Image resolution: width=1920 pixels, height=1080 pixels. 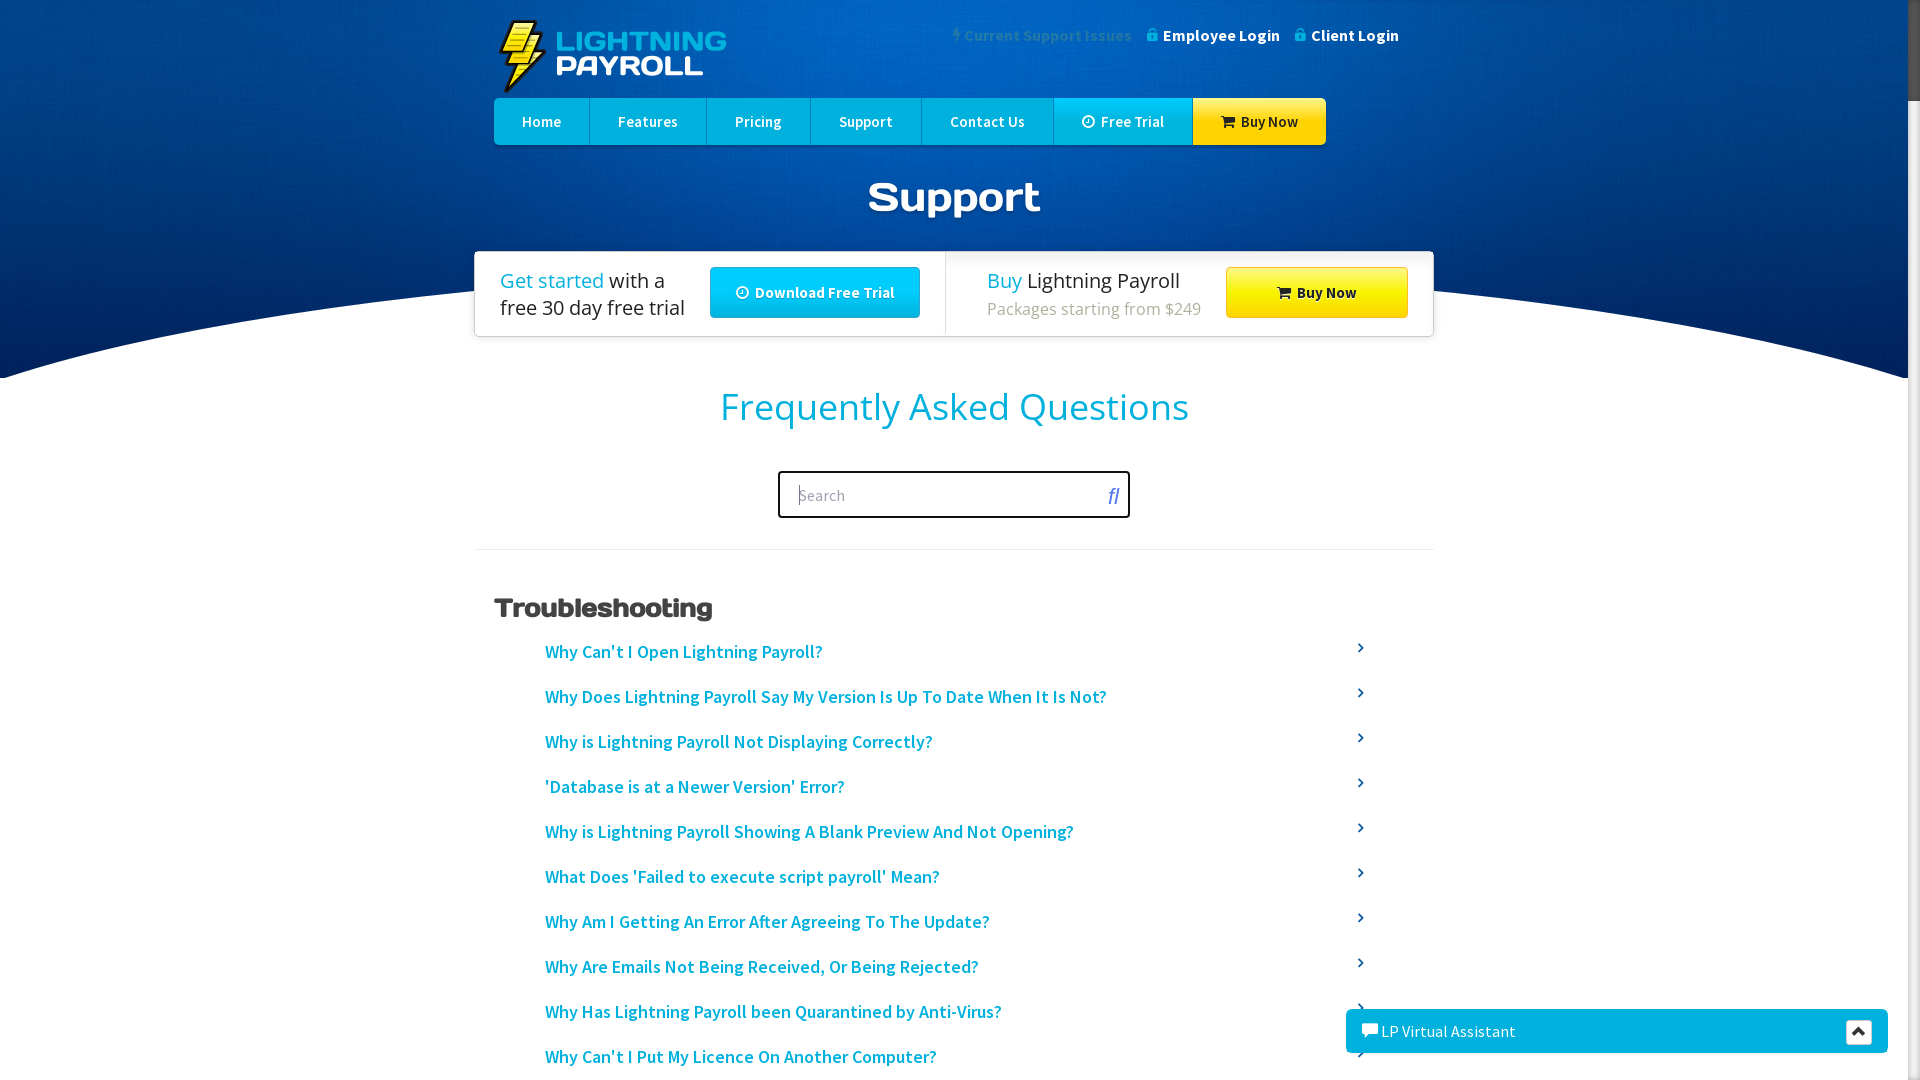 What do you see at coordinates (541, 121) in the screenshot?
I see `'Home'` at bounding box center [541, 121].